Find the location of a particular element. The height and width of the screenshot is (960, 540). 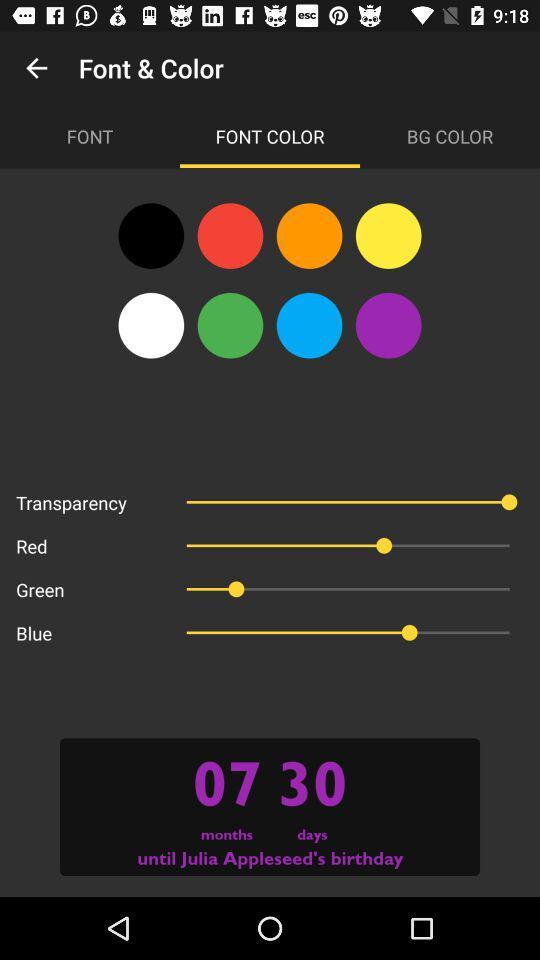

the avatar icon is located at coordinates (309, 236).